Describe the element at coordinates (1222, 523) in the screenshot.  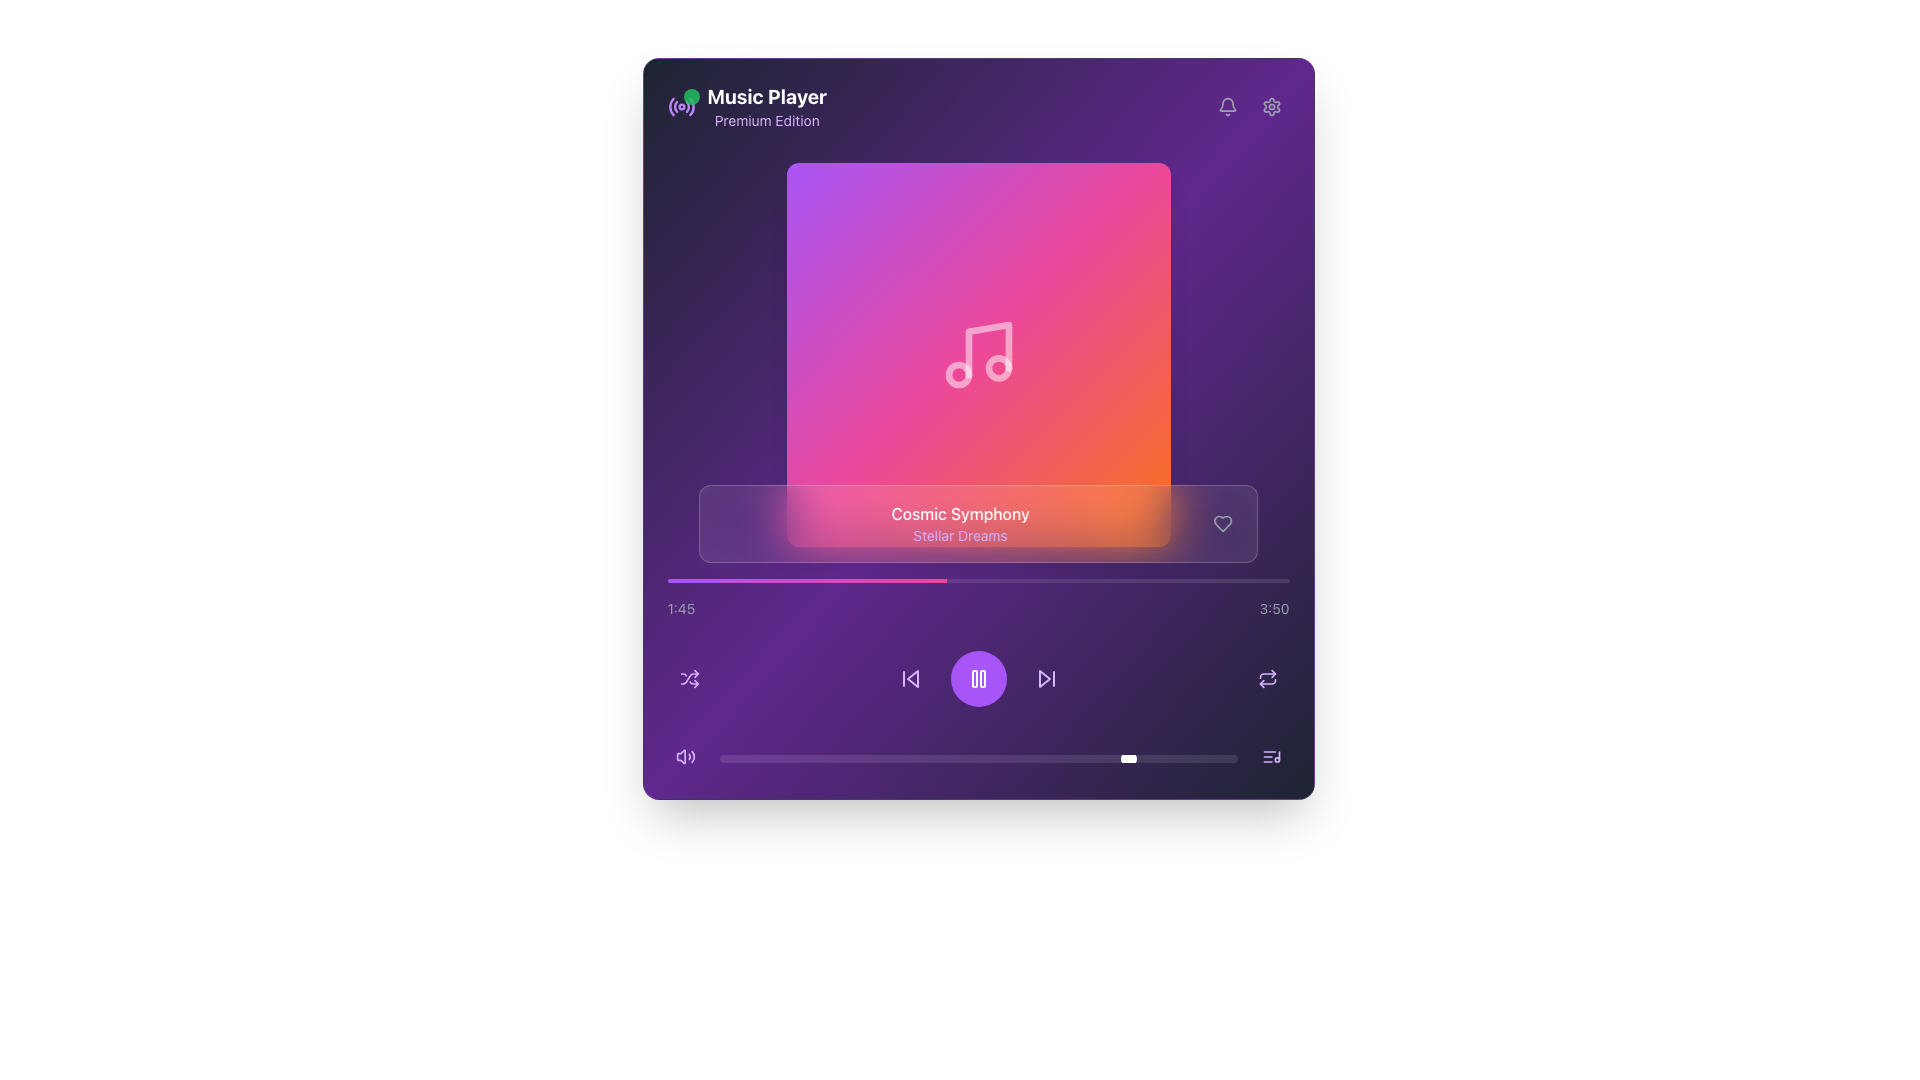
I see `the 'like' icon button located to the far-right of the song title and artist name display to mark the current song as a favorite` at that location.